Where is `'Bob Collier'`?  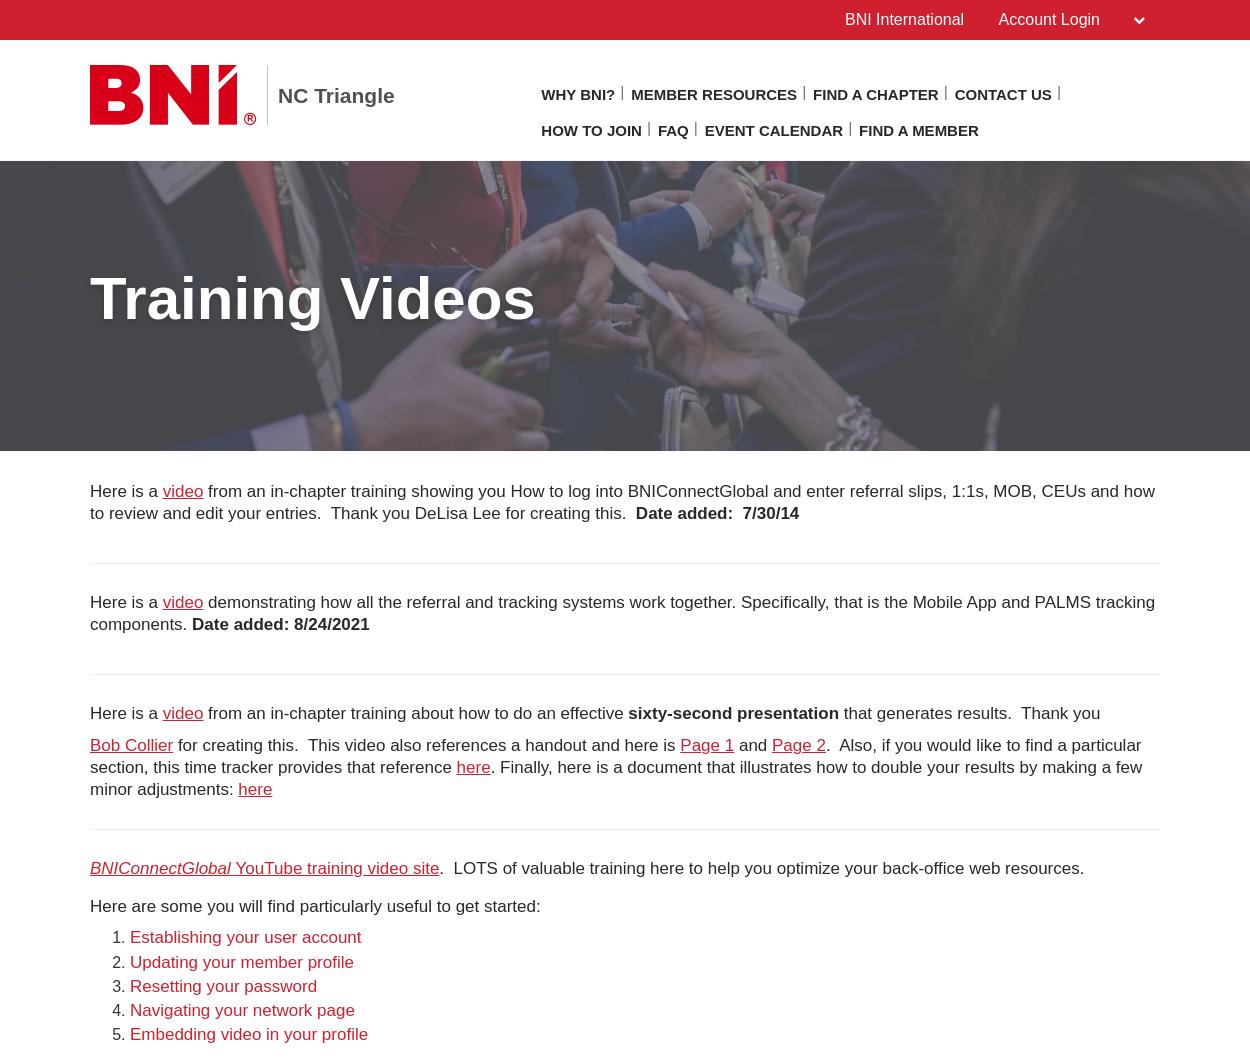
'Bob Collier' is located at coordinates (131, 744).